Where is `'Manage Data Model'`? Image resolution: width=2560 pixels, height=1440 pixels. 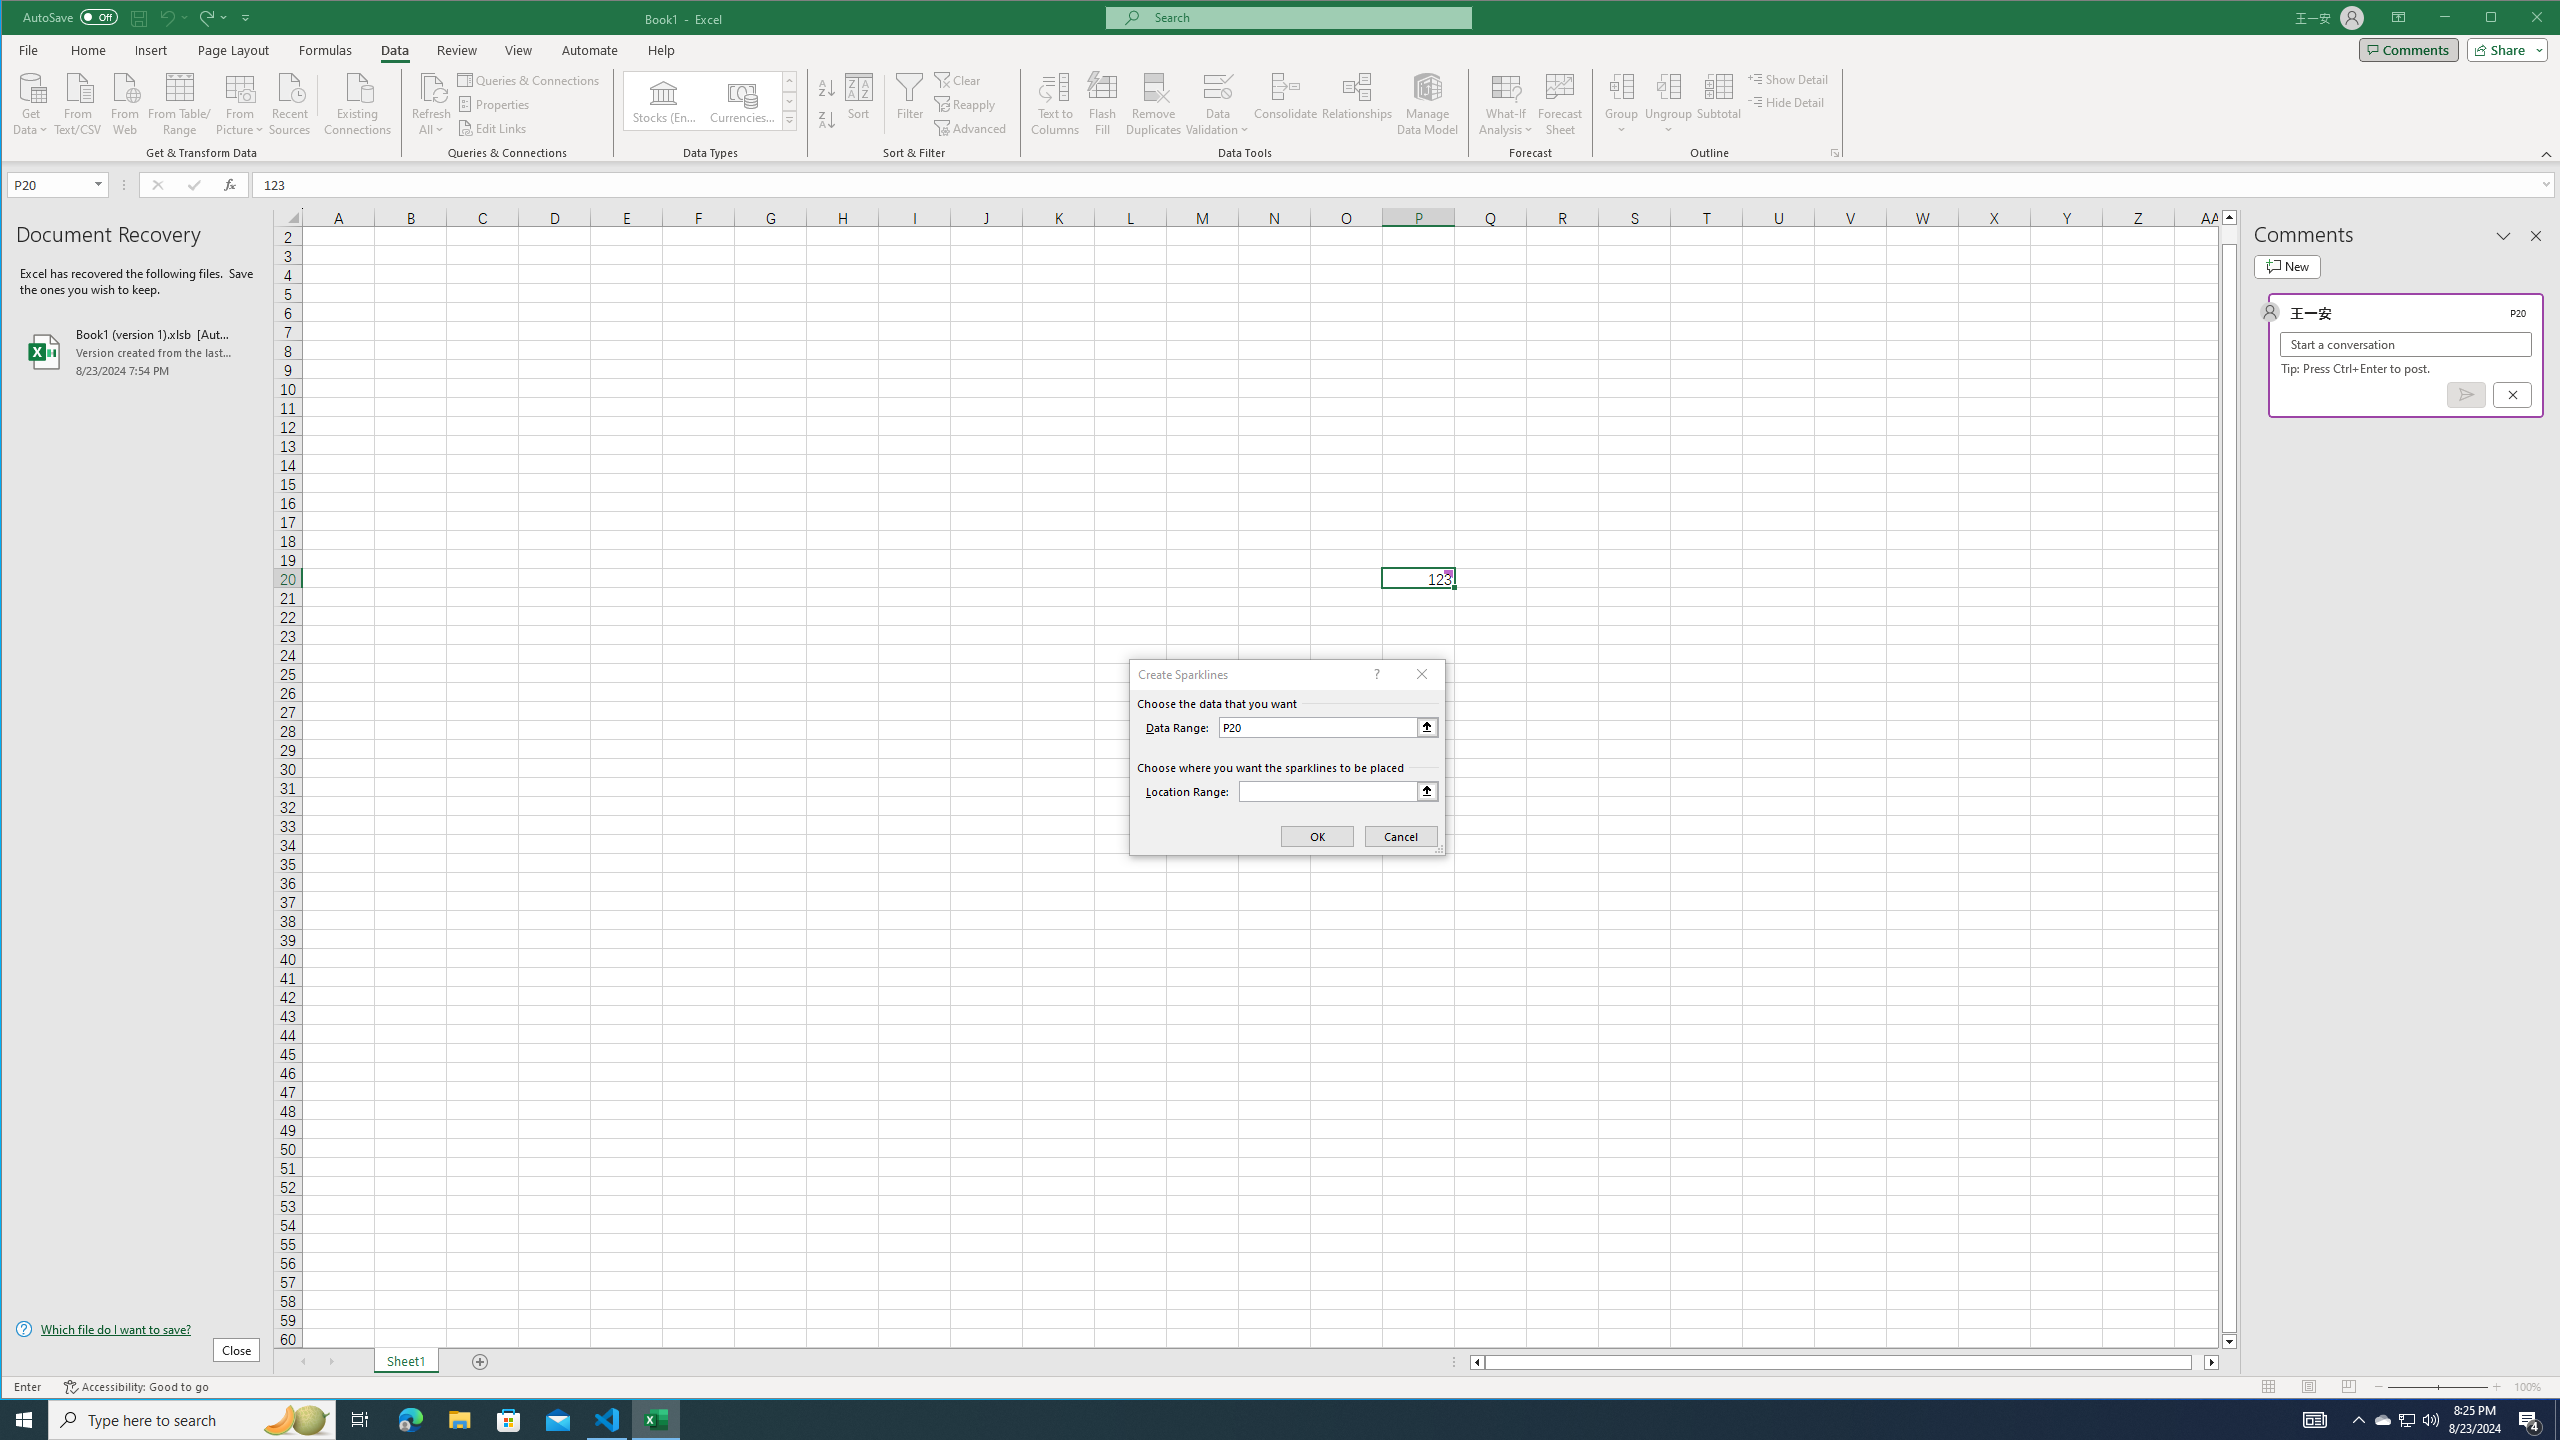
'Manage Data Model' is located at coordinates (1427, 103).